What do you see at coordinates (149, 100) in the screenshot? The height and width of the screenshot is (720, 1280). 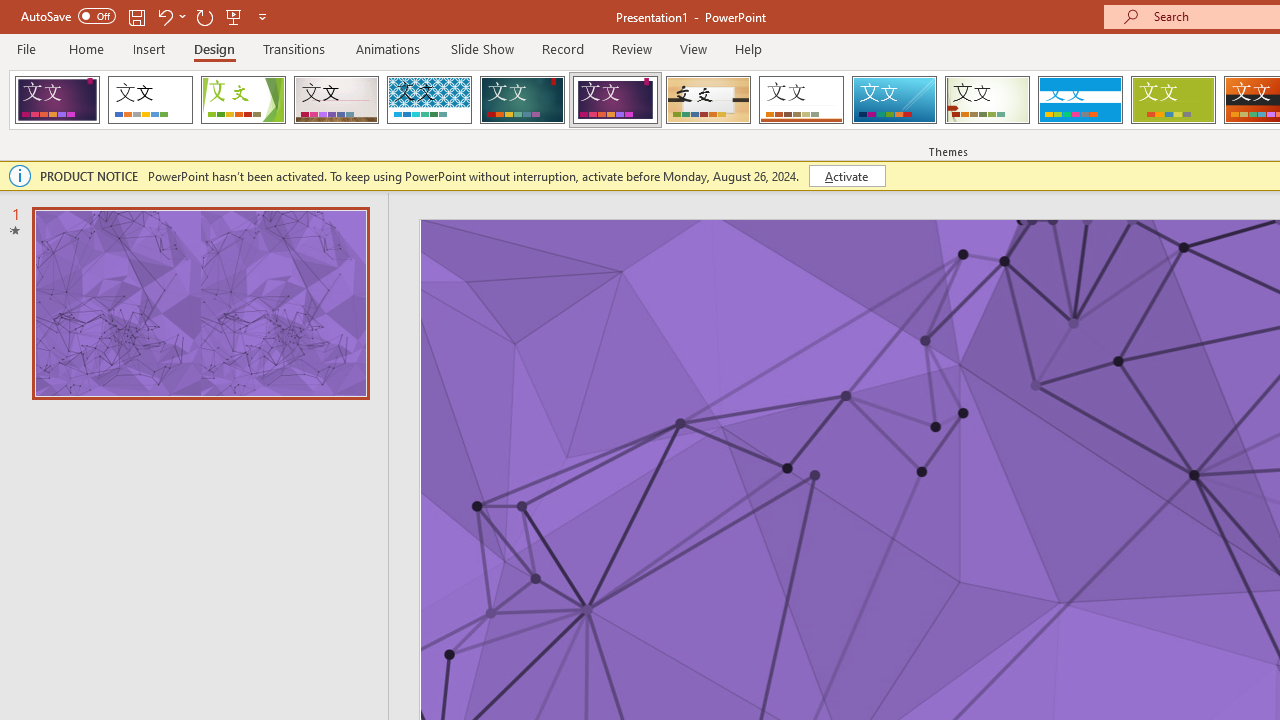 I see `'Office Theme'` at bounding box center [149, 100].